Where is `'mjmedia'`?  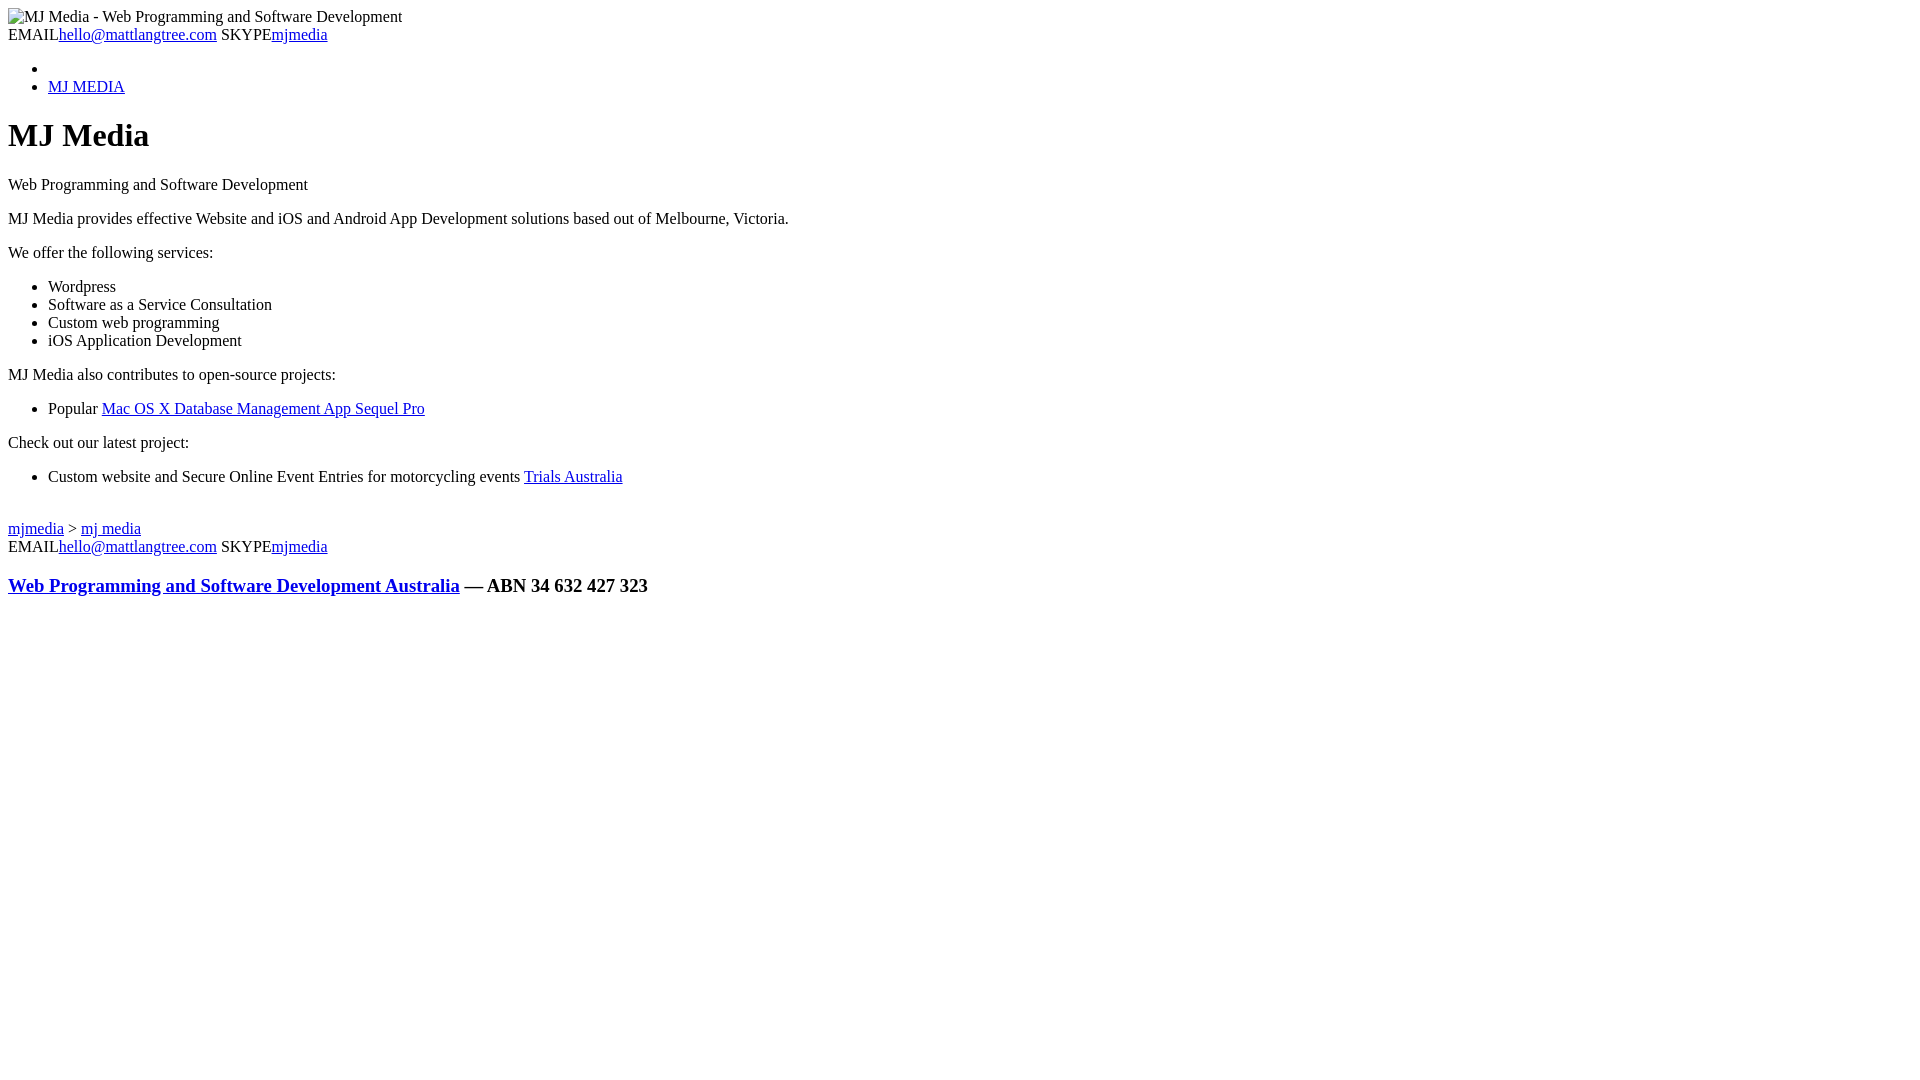
'mjmedia' is located at coordinates (35, 527).